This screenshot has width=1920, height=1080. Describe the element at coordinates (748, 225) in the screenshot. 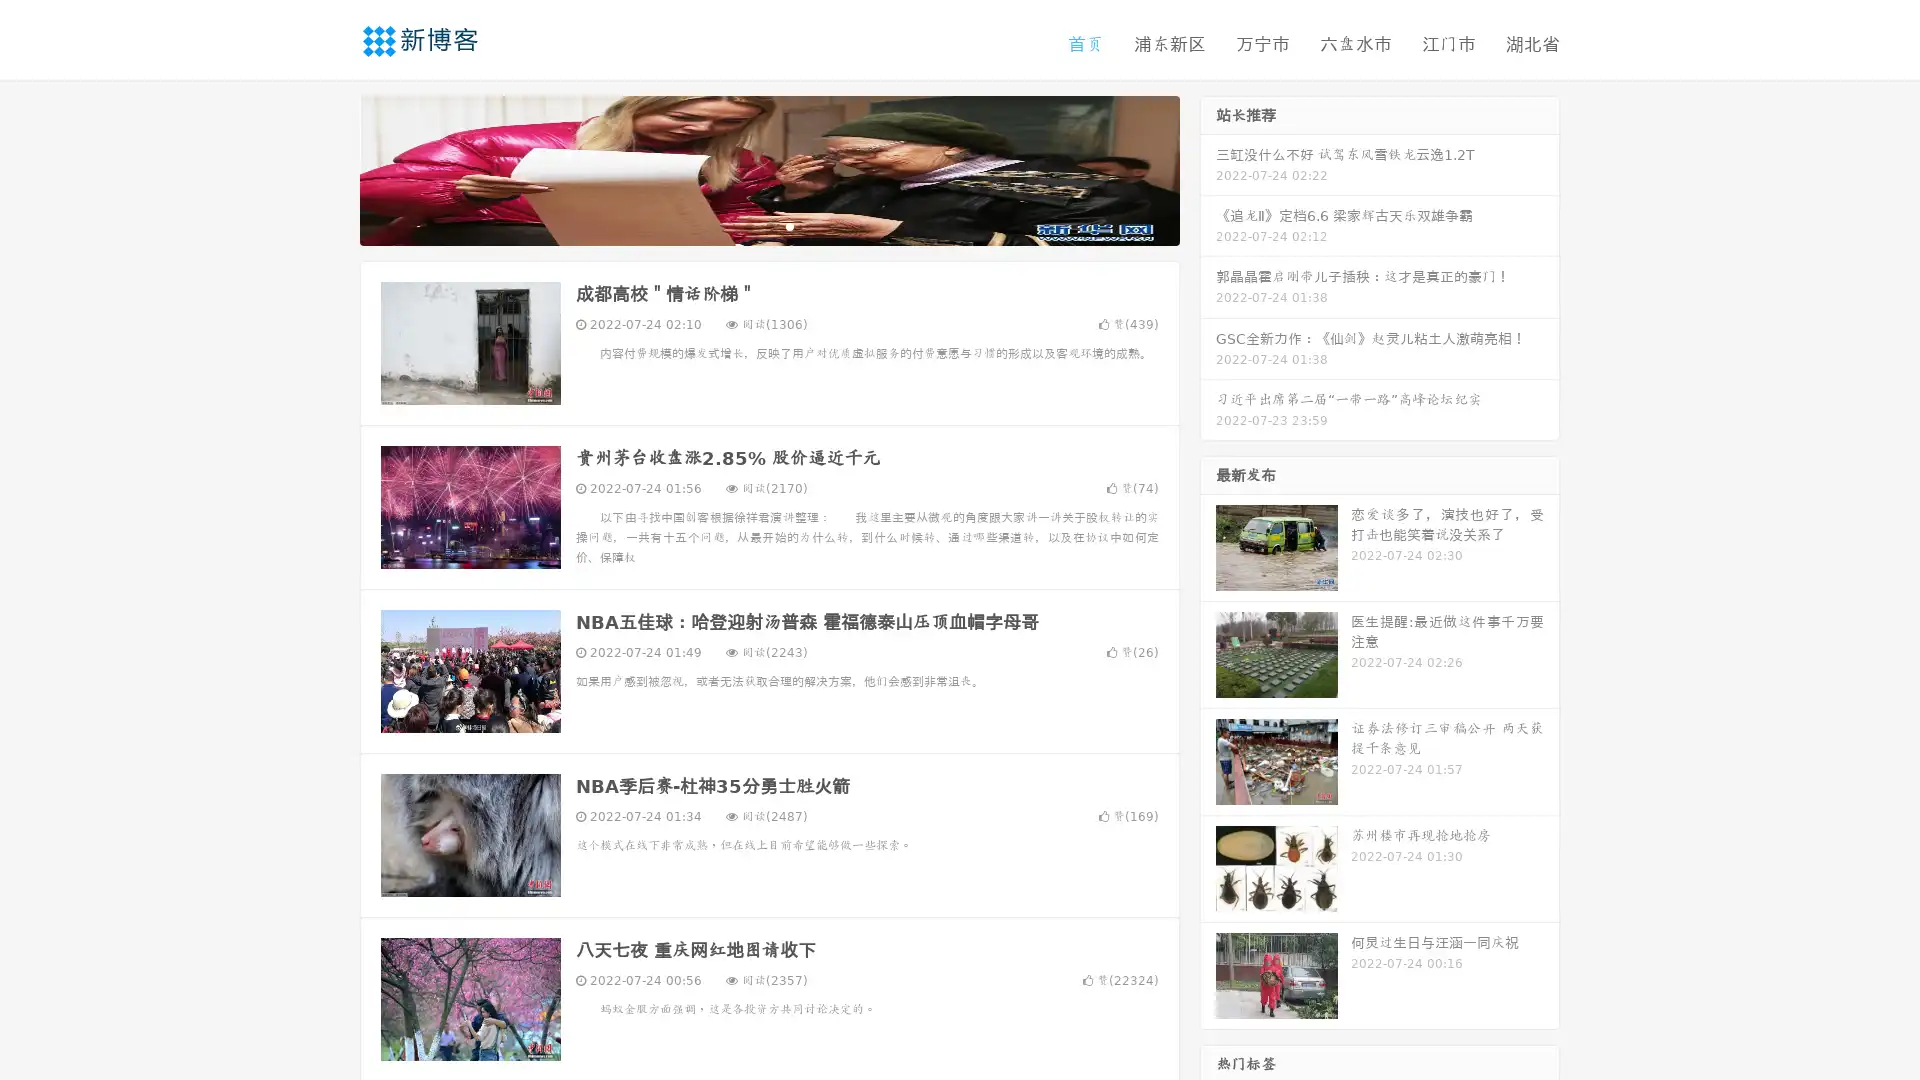

I see `Go to slide 1` at that location.